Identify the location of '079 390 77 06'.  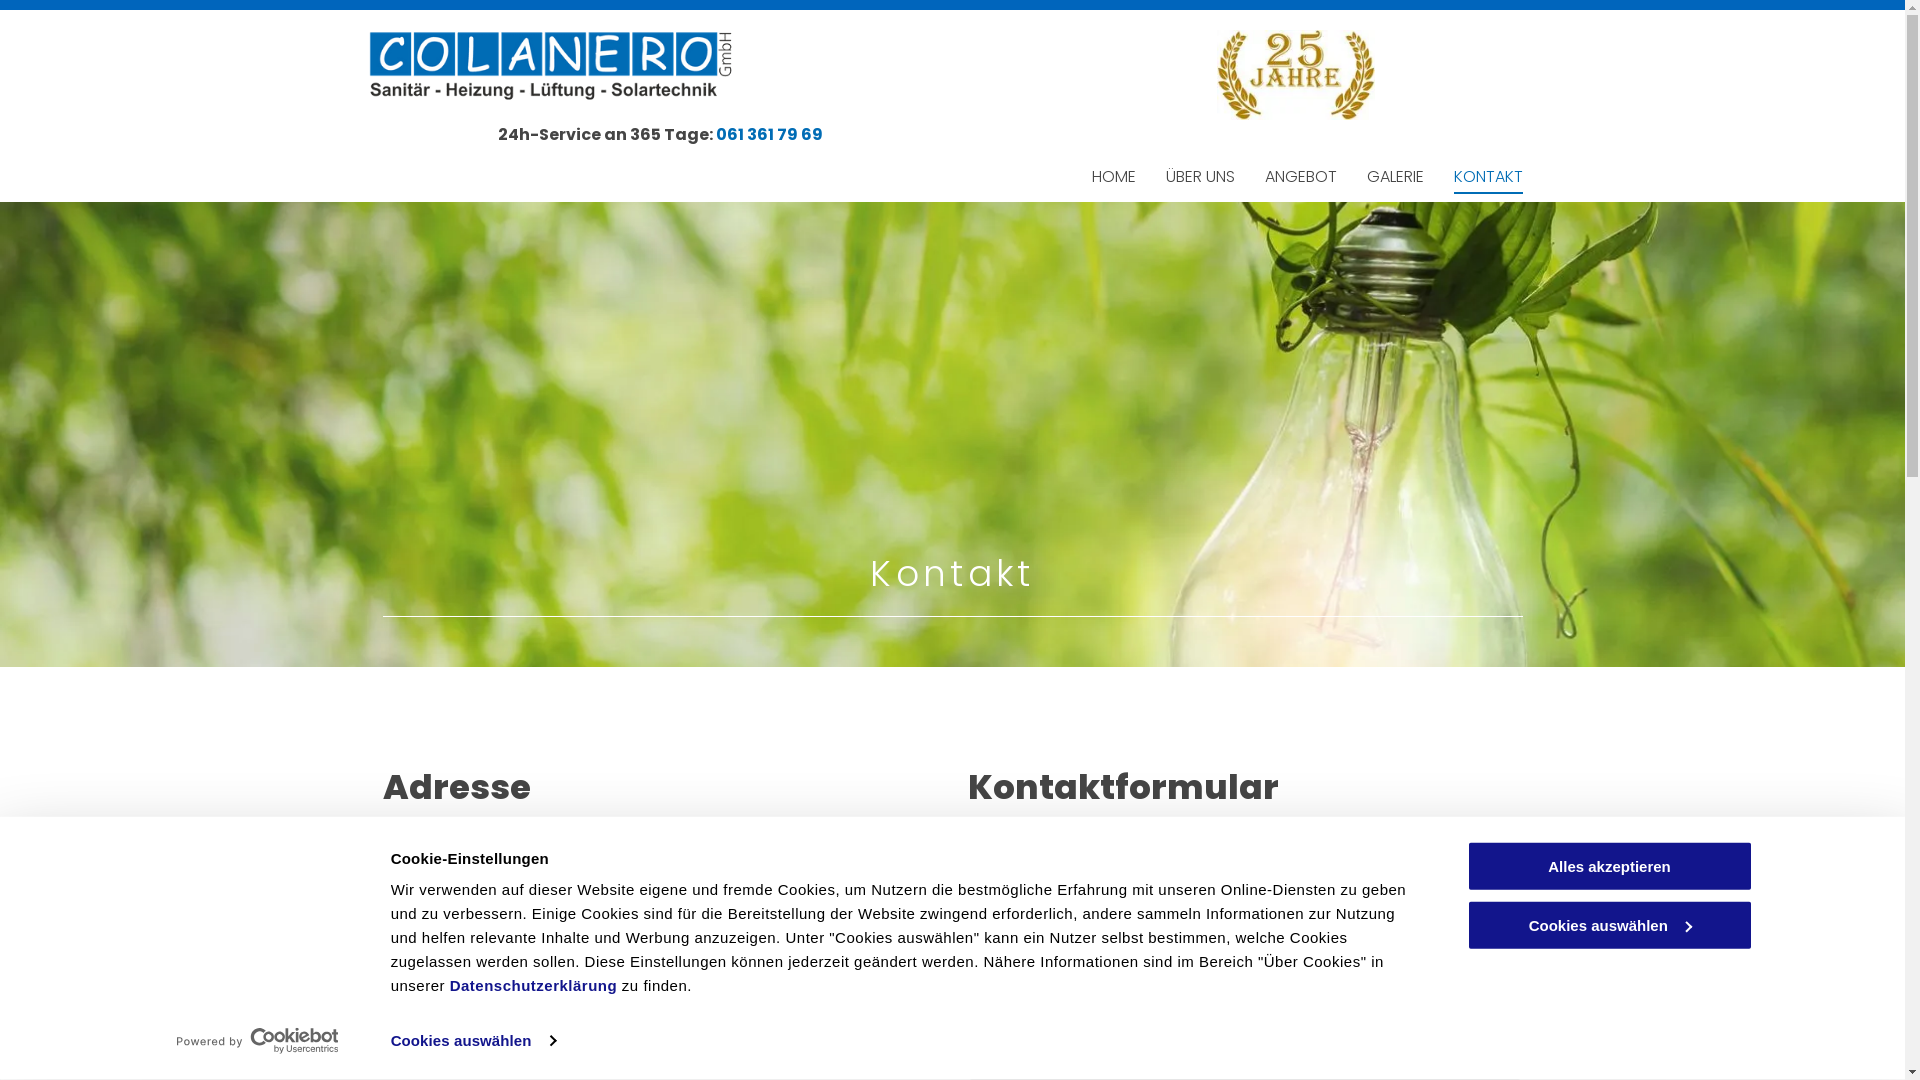
(455, 1011).